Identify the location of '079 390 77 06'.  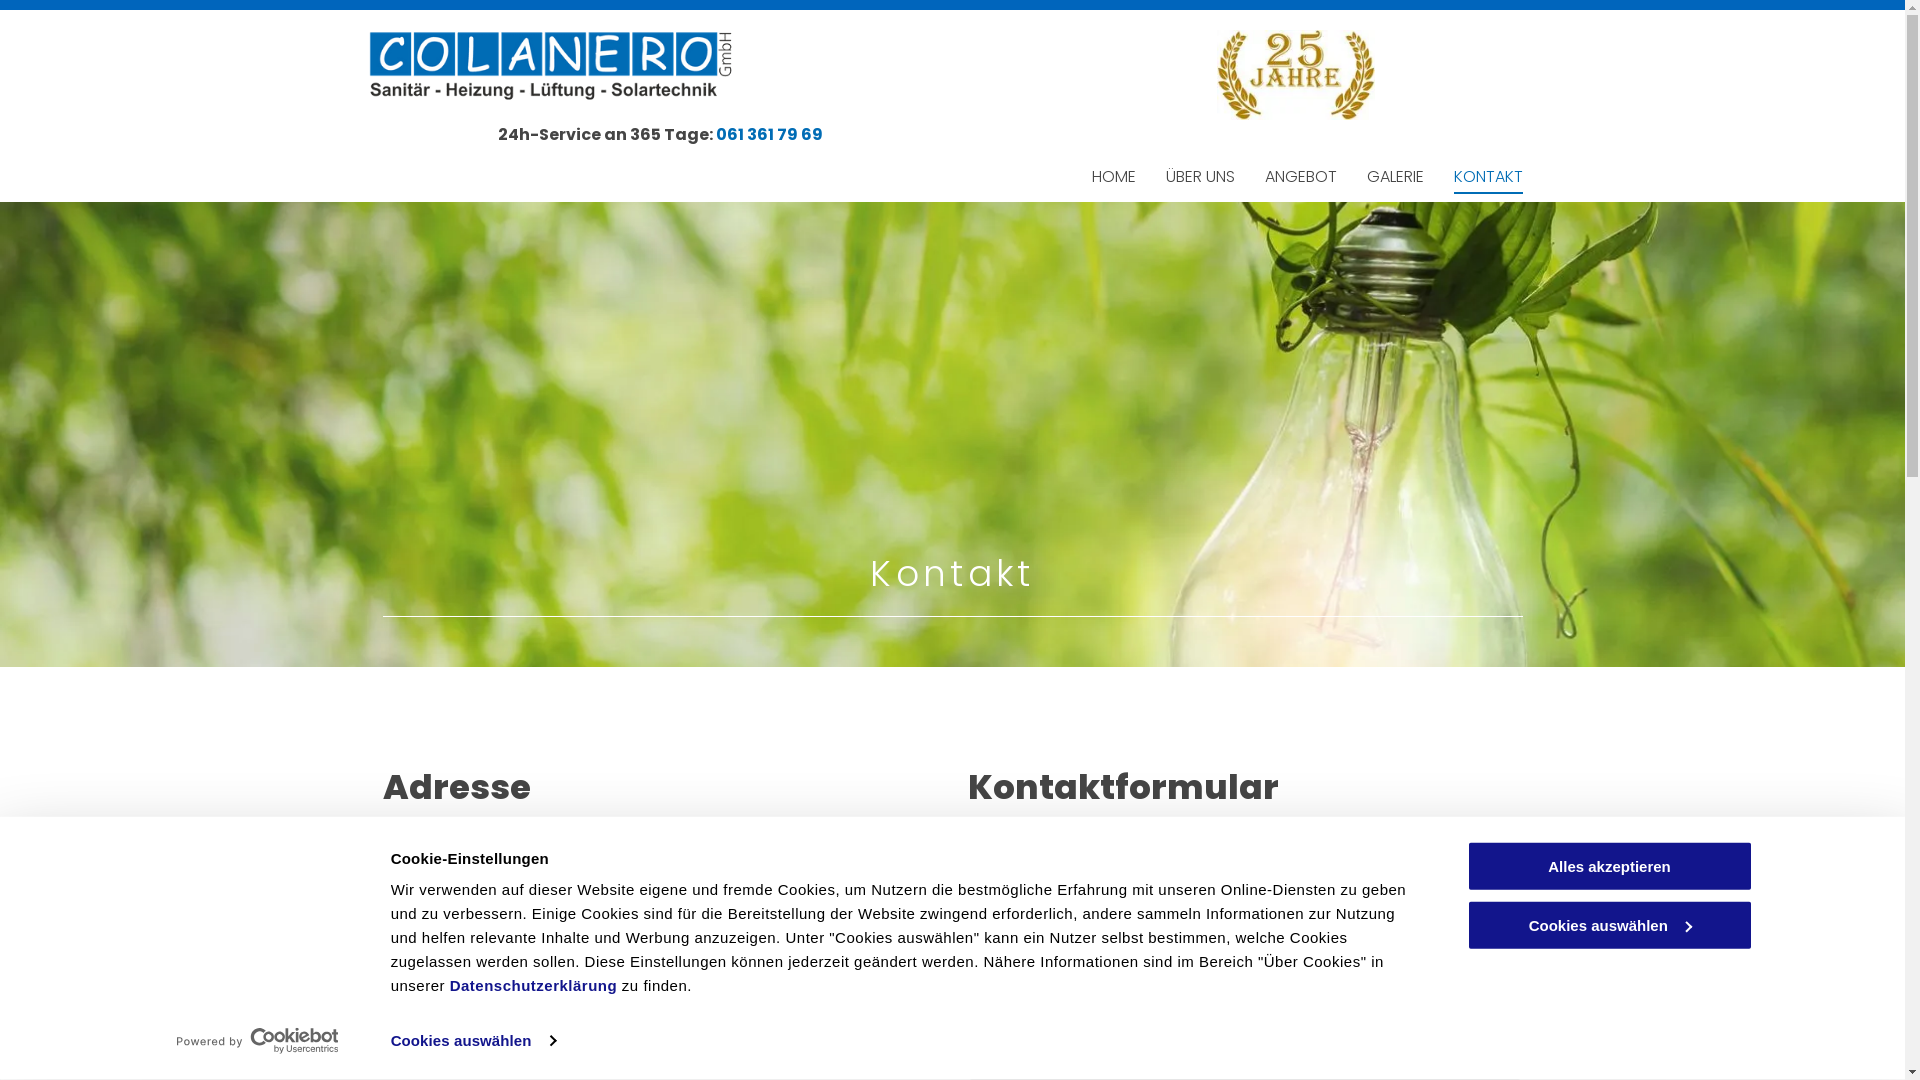
(455, 1011).